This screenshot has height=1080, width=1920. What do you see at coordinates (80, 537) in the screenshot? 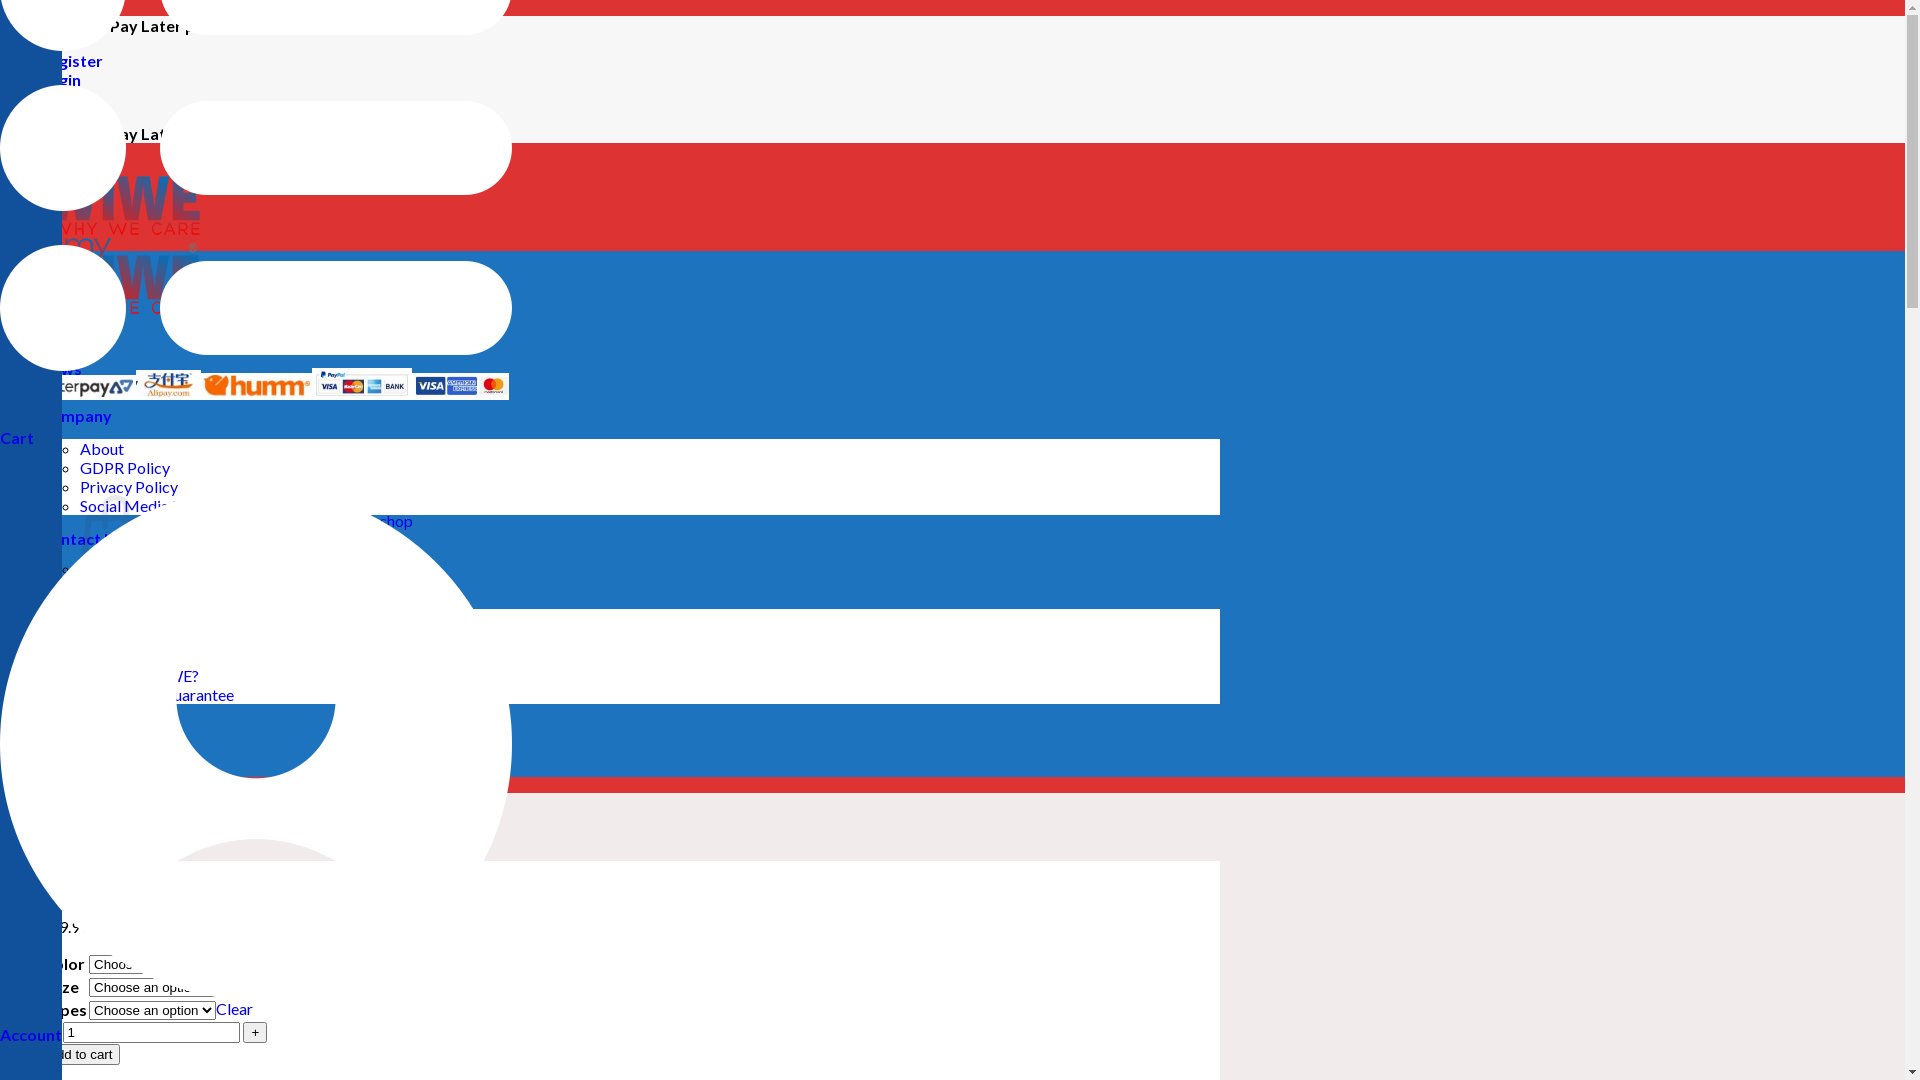
I see `'Contact Us'` at bounding box center [80, 537].